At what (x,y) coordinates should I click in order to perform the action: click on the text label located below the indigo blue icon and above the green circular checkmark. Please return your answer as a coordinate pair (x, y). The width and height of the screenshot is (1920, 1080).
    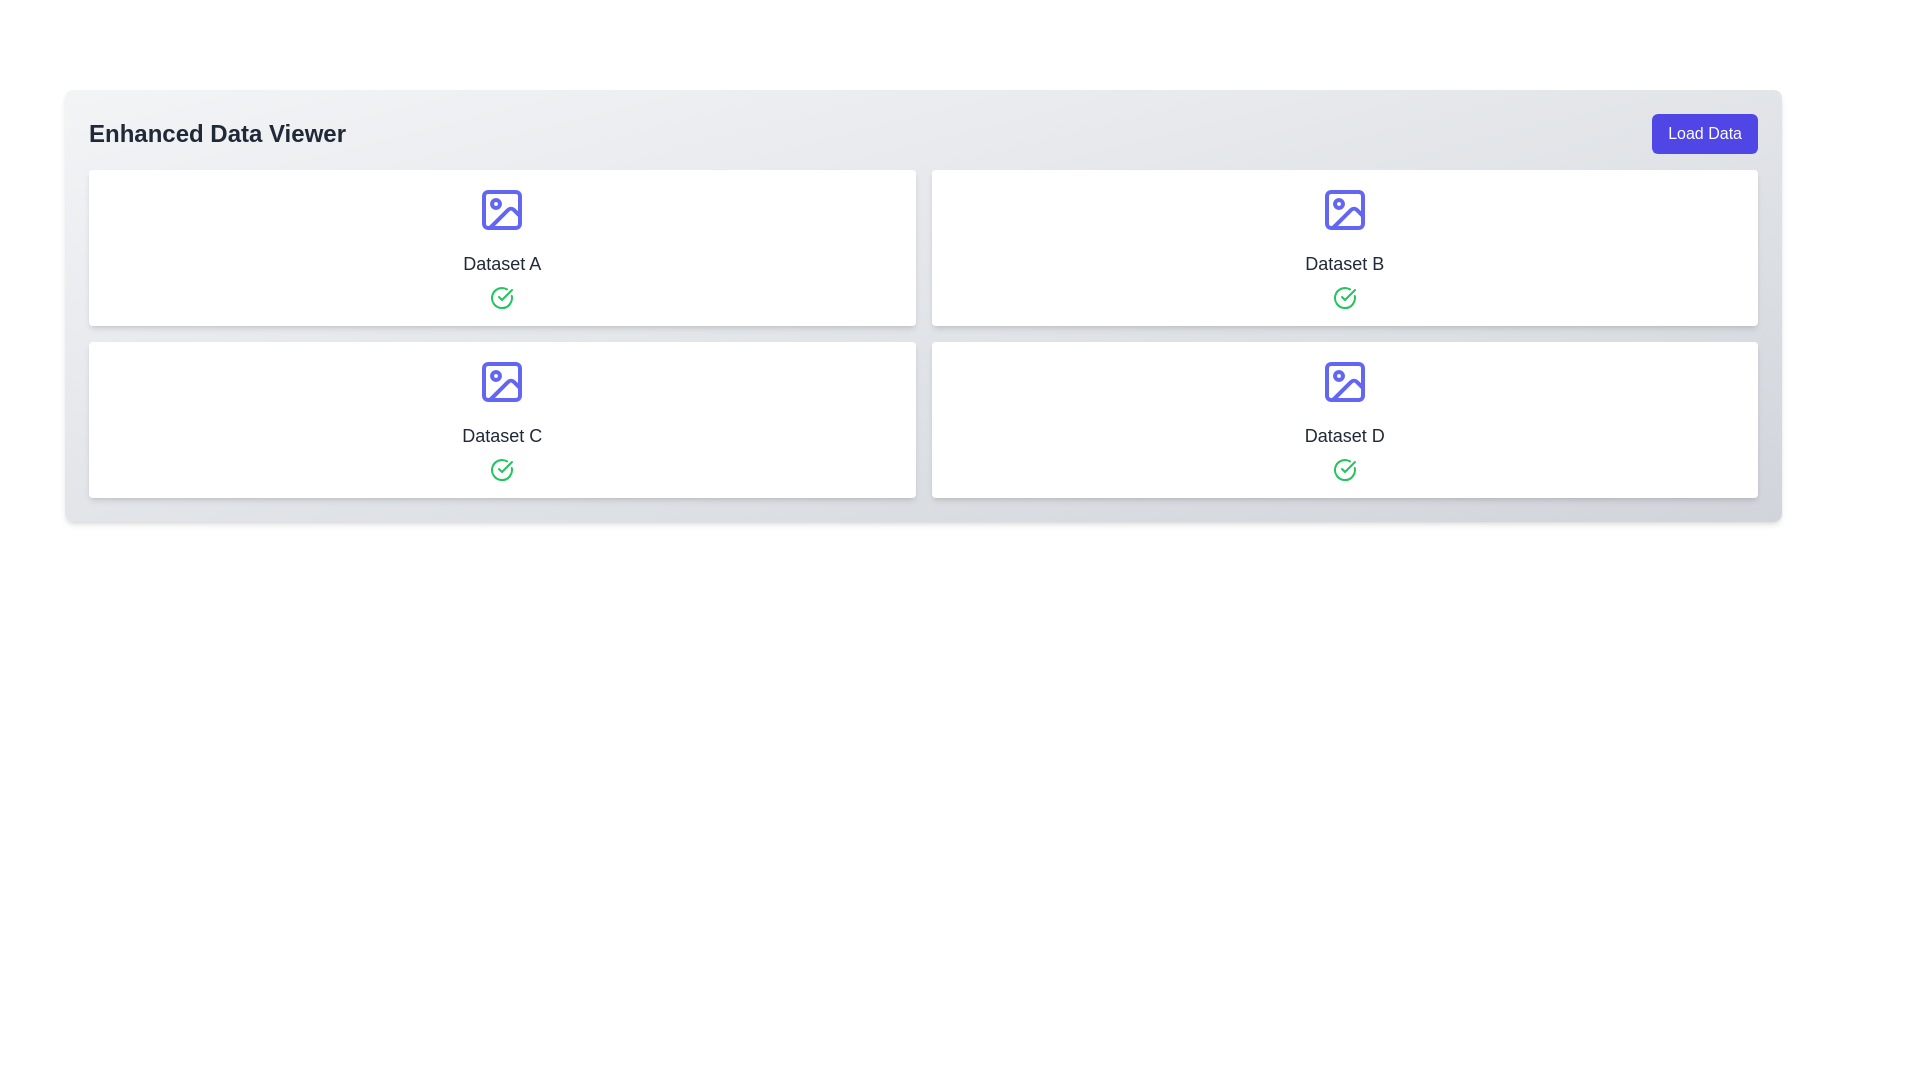
    Looking at the image, I should click on (502, 262).